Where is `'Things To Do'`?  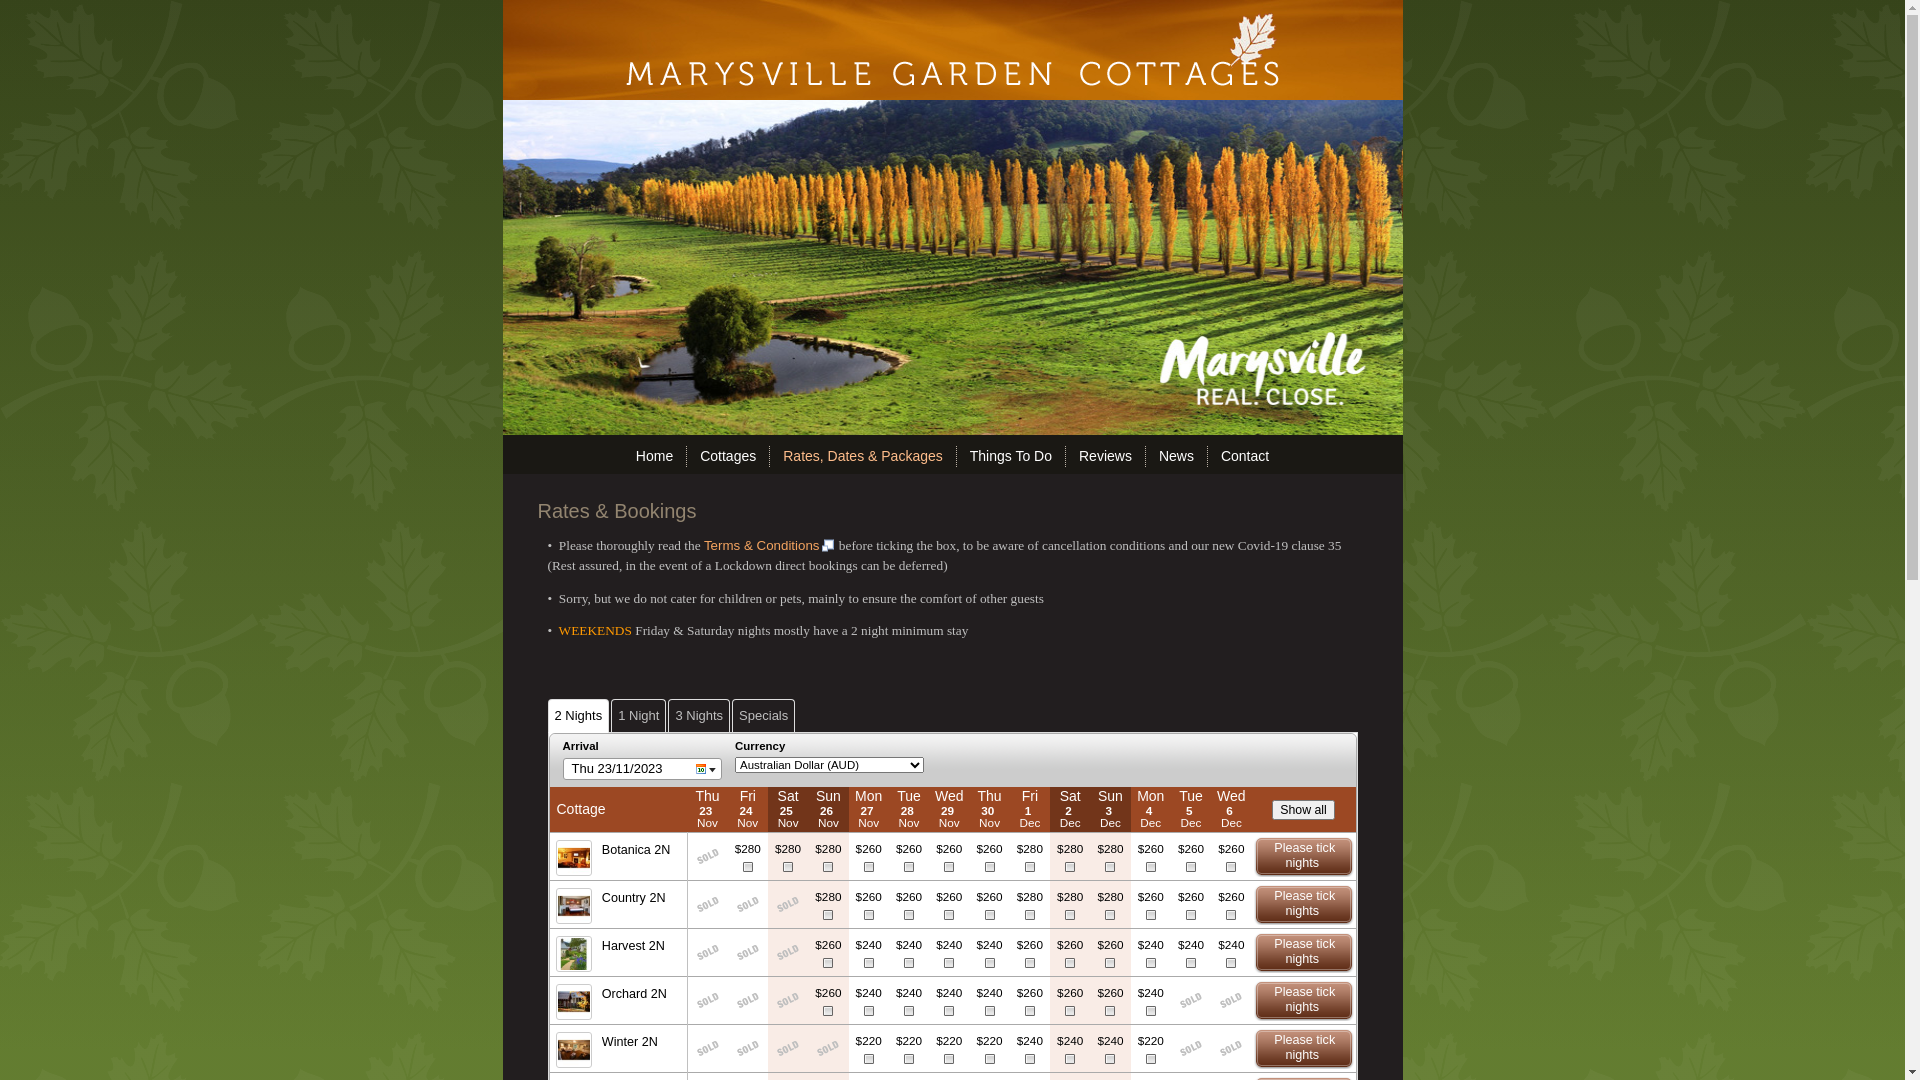
'Things To Do' is located at coordinates (1011, 455).